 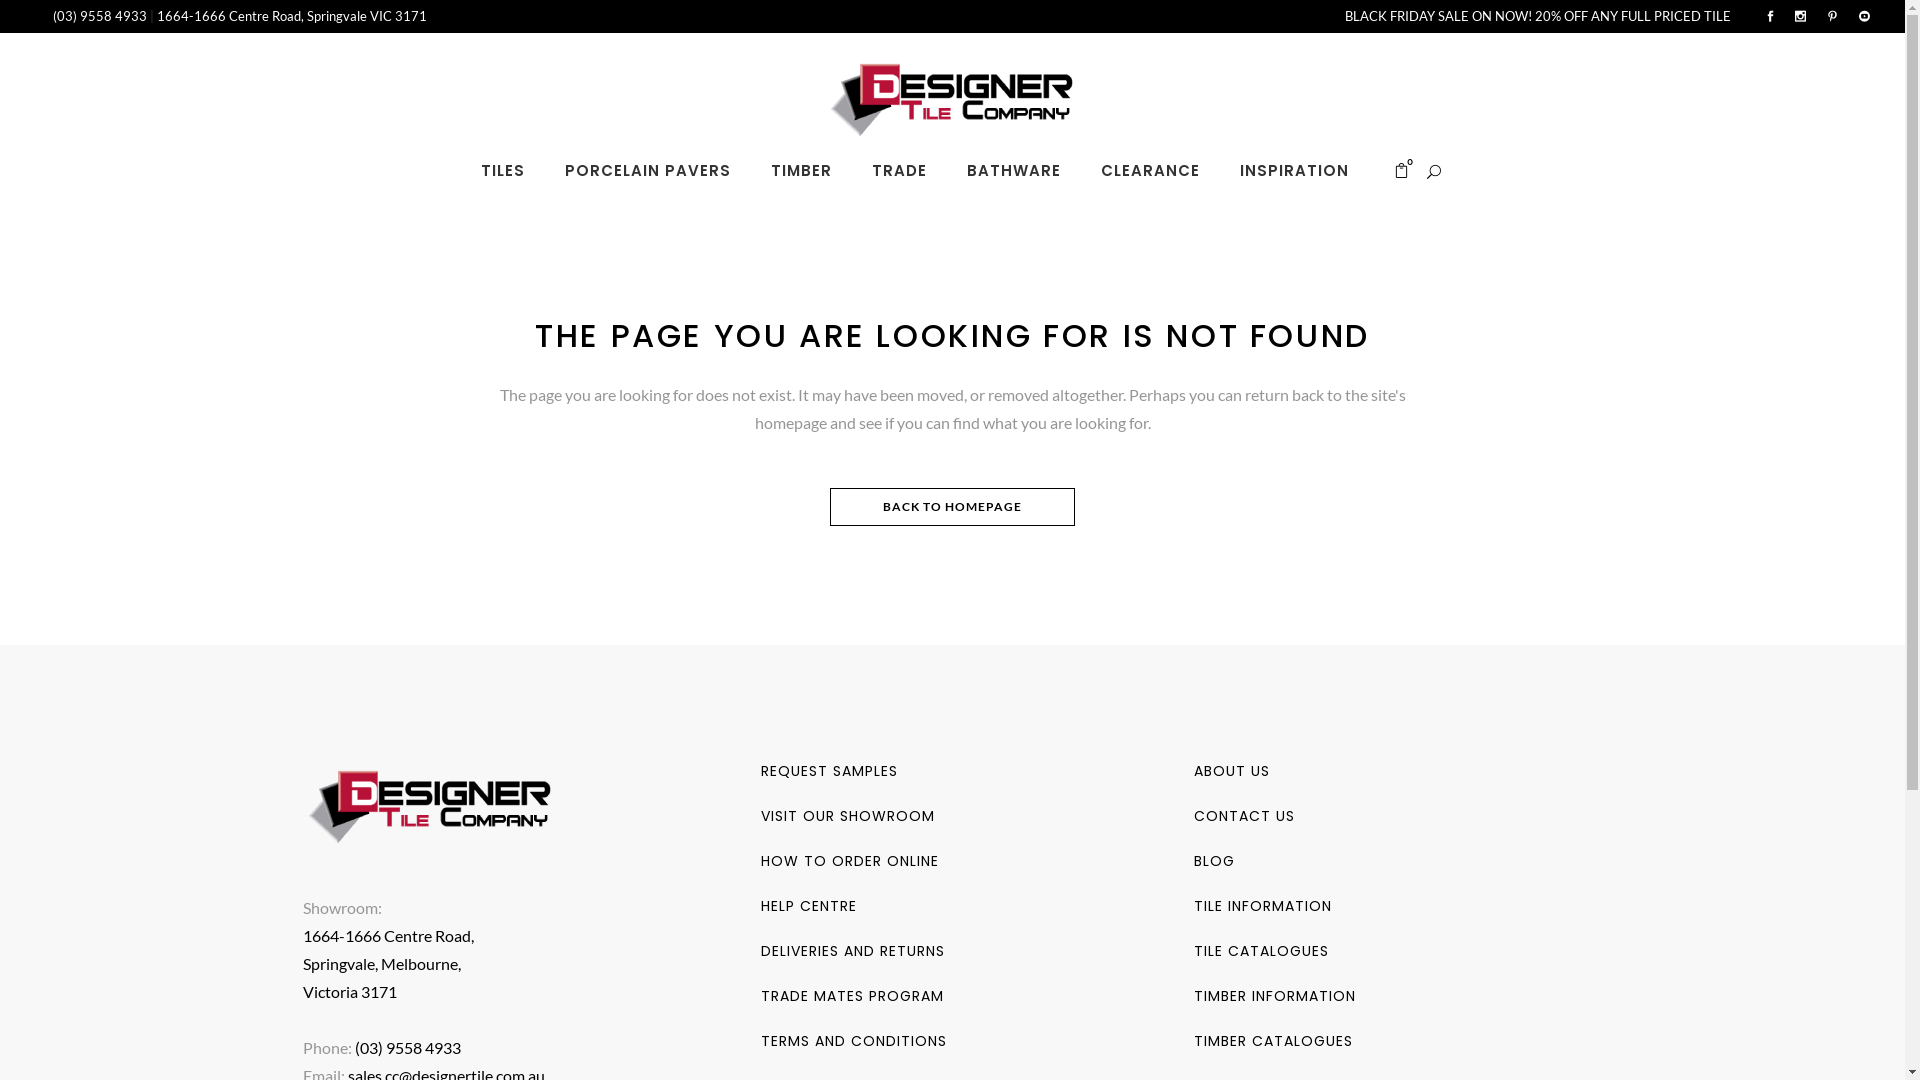 I want to click on '1664-1666 Centre Road, Springvale VIC 3171', so click(x=156, y=15).